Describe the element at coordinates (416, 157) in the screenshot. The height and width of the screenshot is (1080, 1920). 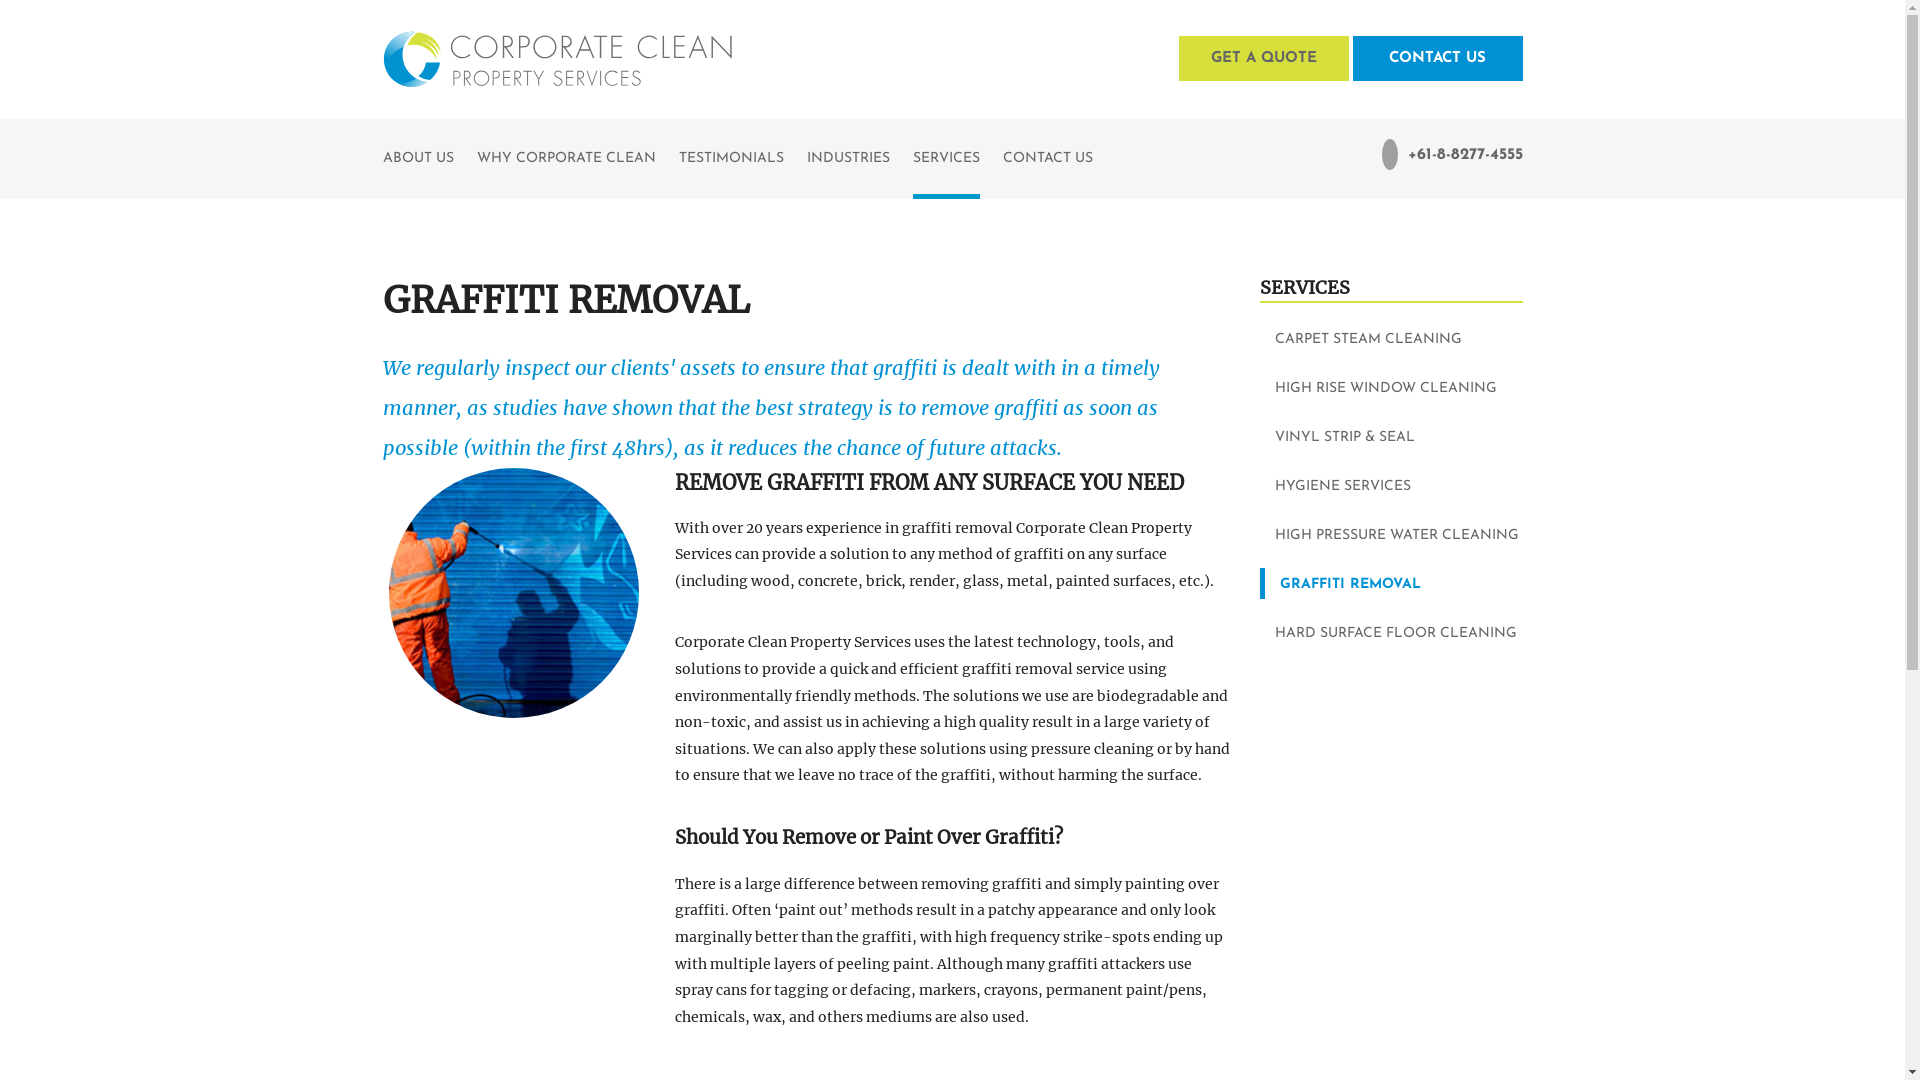
I see `'ABOUT US'` at that location.